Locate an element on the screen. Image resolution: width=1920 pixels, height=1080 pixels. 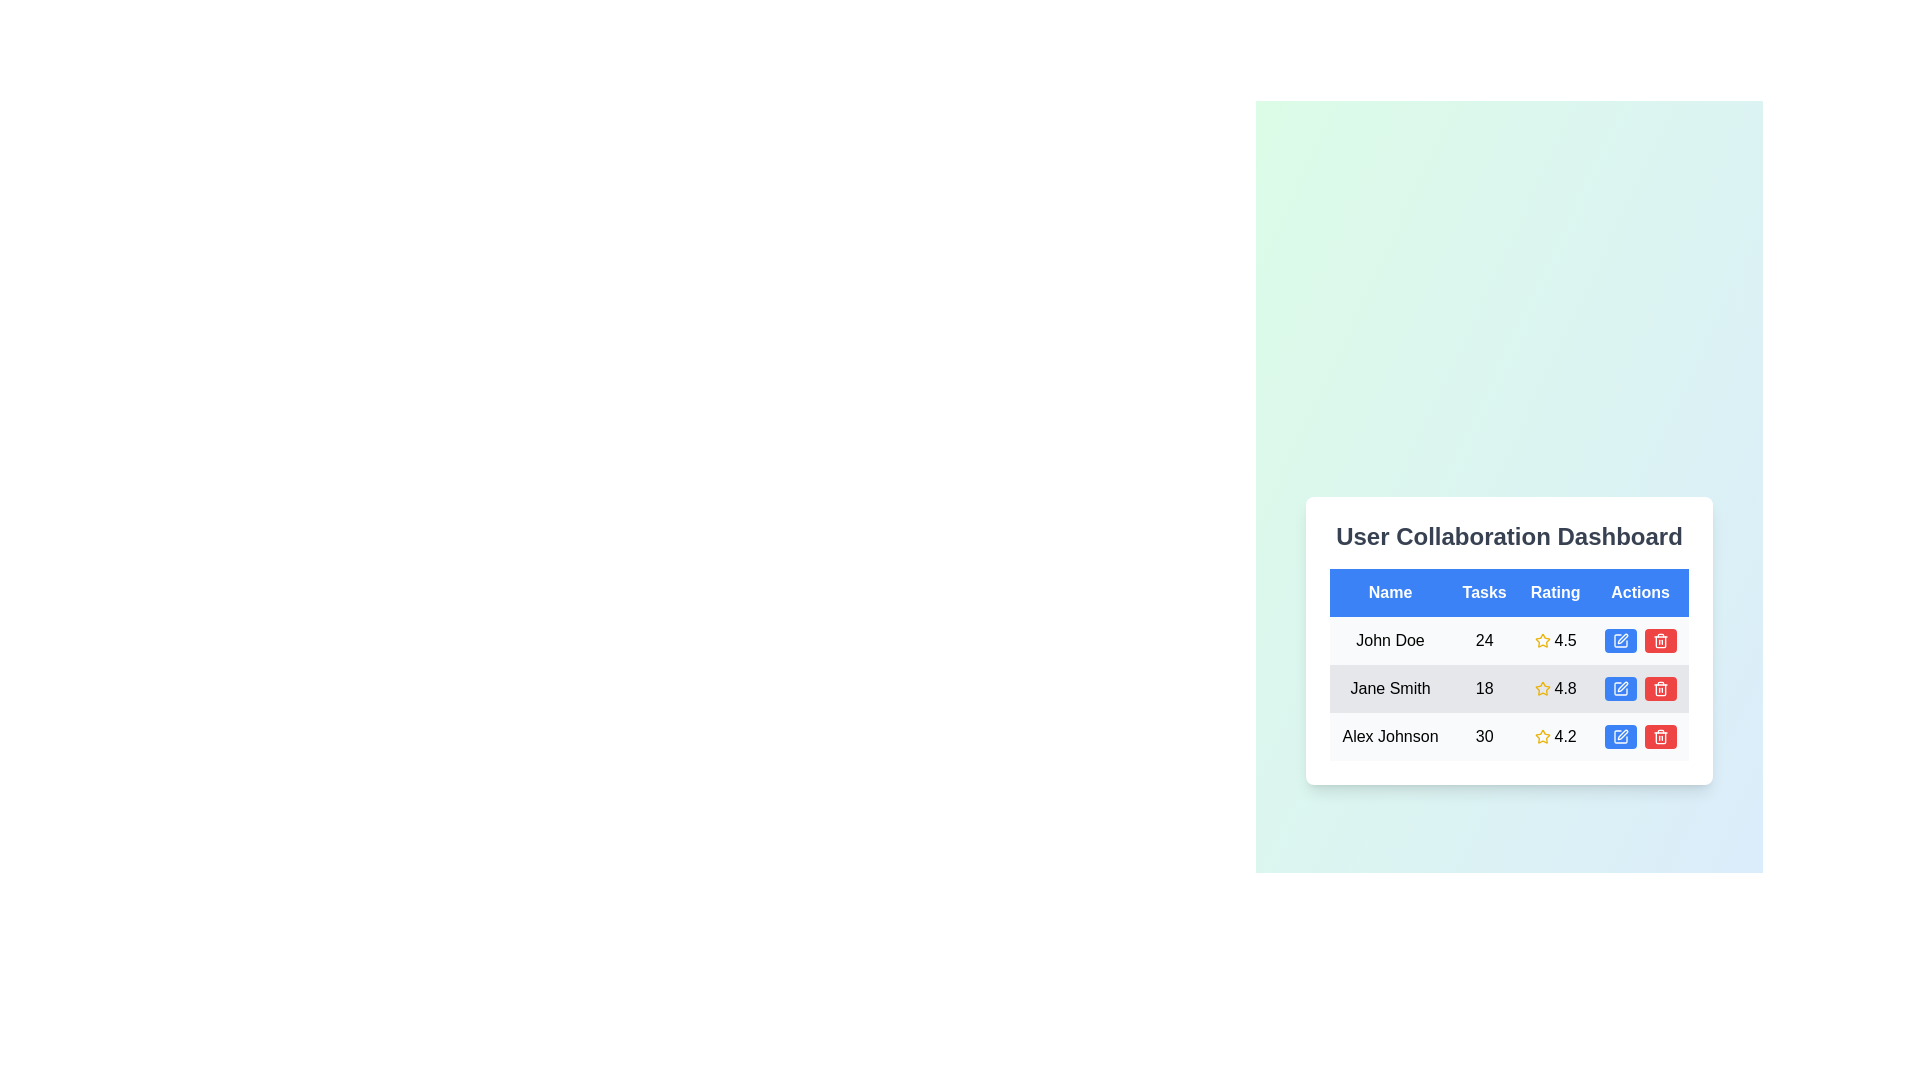
the header text label that identifies the user collaboration section in the dashboard interface is located at coordinates (1509, 535).